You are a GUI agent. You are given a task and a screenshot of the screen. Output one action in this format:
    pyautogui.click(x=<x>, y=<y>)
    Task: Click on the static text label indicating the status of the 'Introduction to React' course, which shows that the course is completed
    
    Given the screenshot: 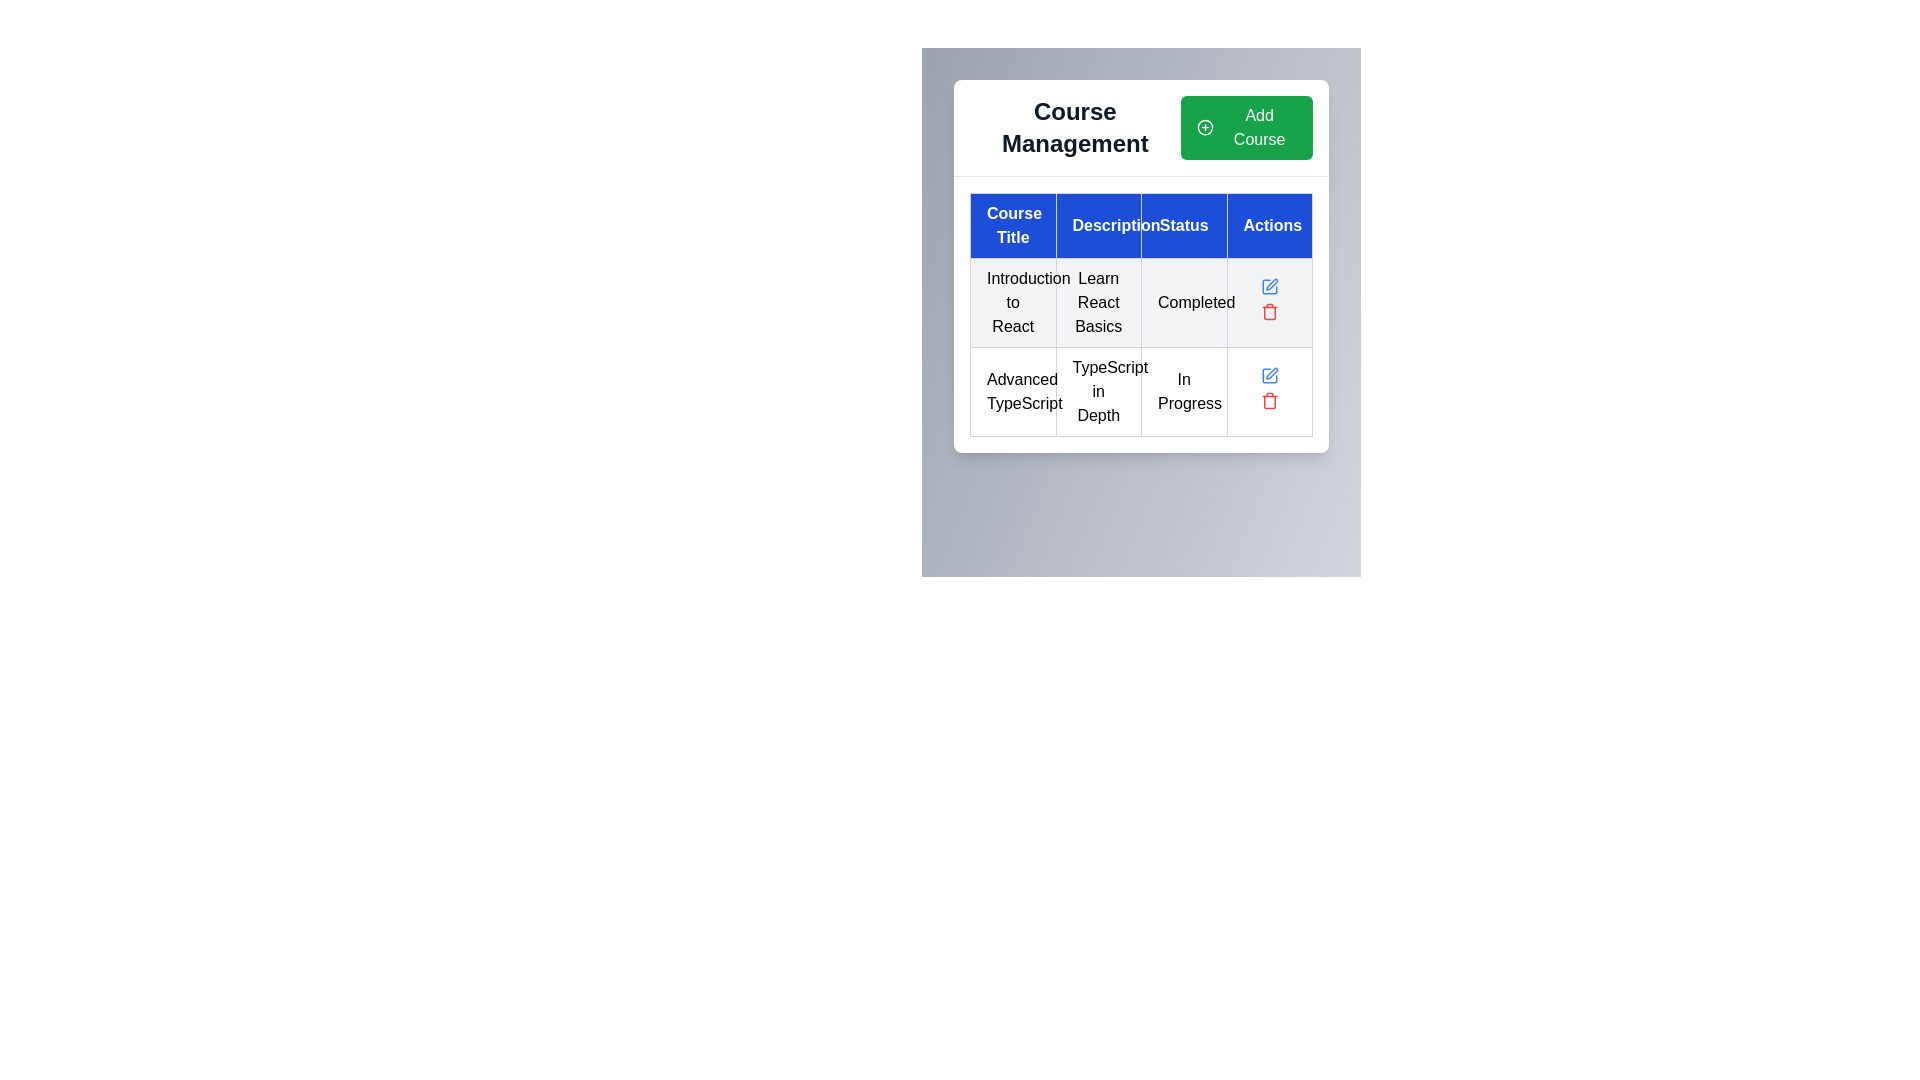 What is the action you would take?
    pyautogui.click(x=1184, y=303)
    